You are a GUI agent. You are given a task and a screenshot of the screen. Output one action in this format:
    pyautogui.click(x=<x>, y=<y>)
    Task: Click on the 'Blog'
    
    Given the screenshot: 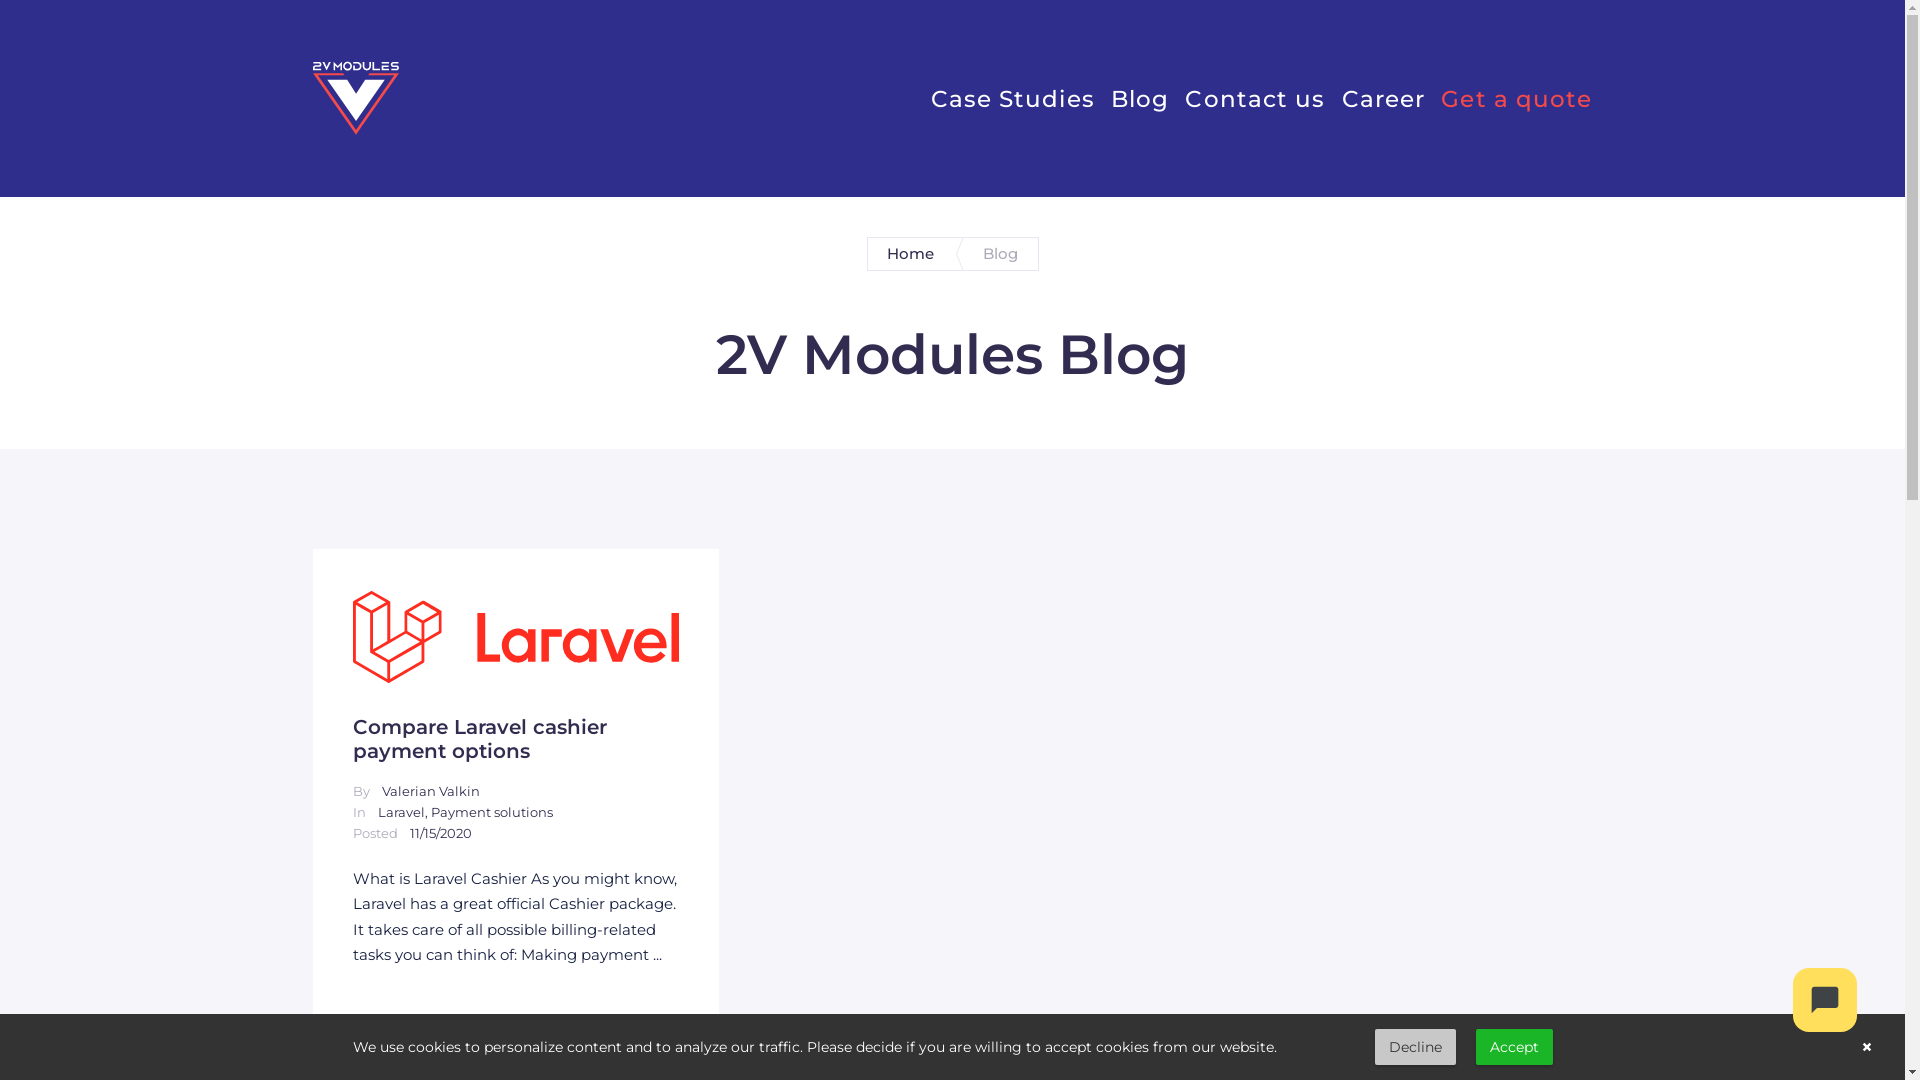 What is the action you would take?
    pyautogui.click(x=1140, y=97)
    